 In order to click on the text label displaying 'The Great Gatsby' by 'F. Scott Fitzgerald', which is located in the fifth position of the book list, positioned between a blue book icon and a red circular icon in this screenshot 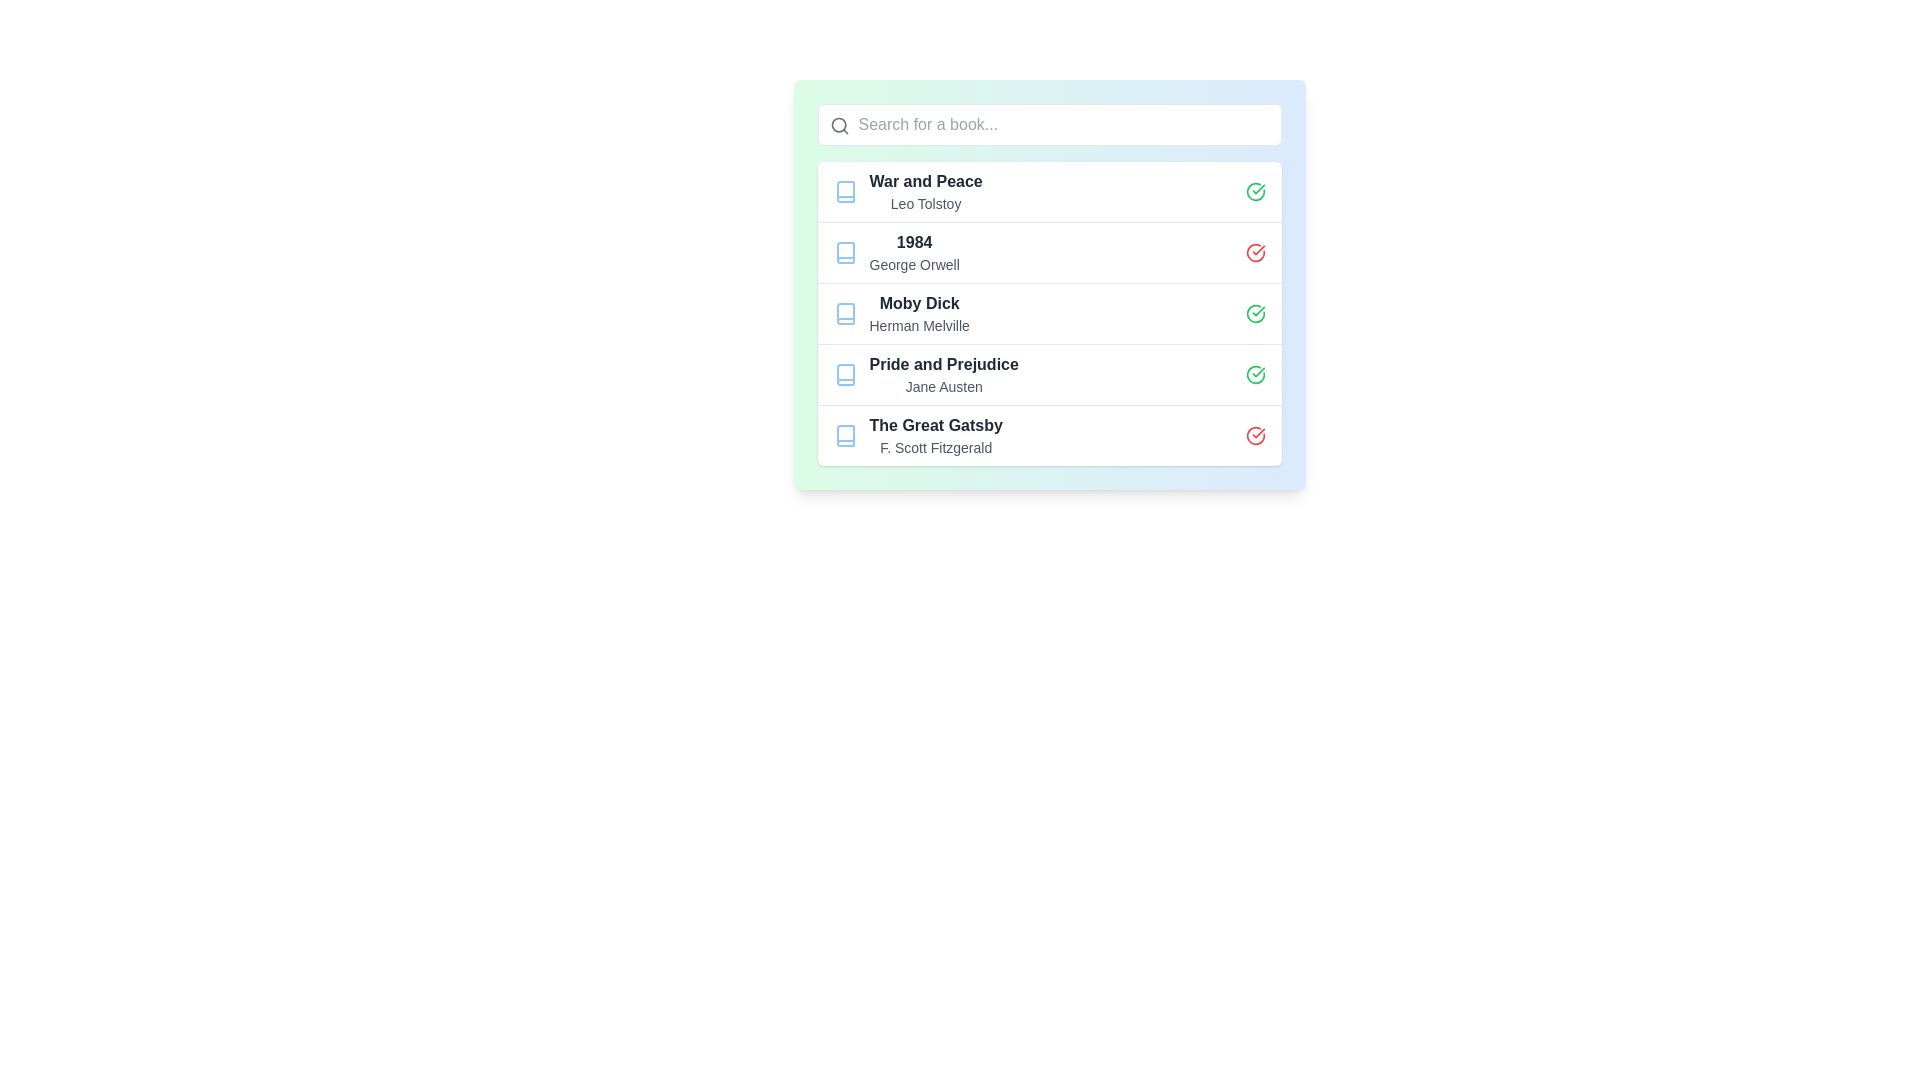, I will do `click(935, 434)`.